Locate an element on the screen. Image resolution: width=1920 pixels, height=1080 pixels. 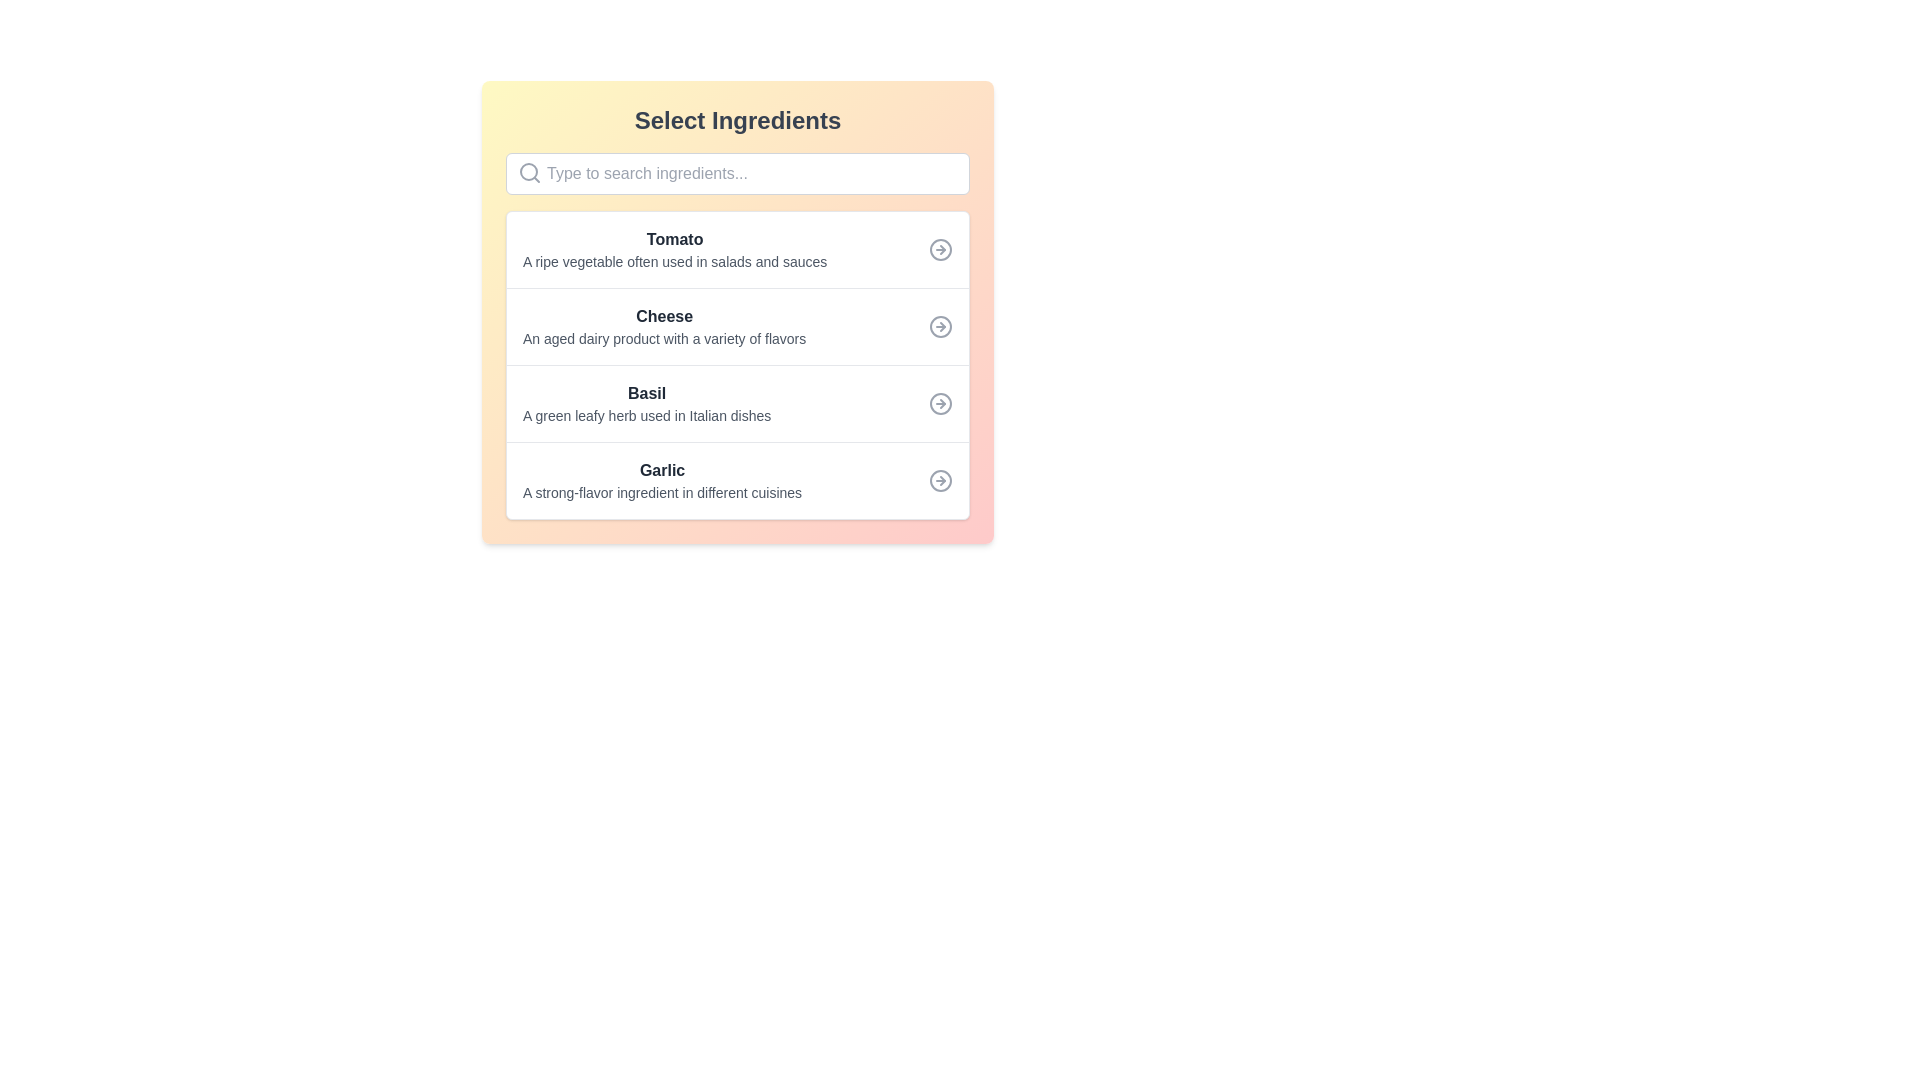
the description label providing additional information about 'Basil' in the ingredient selection interface, located beneath the text 'Basil' is located at coordinates (647, 415).